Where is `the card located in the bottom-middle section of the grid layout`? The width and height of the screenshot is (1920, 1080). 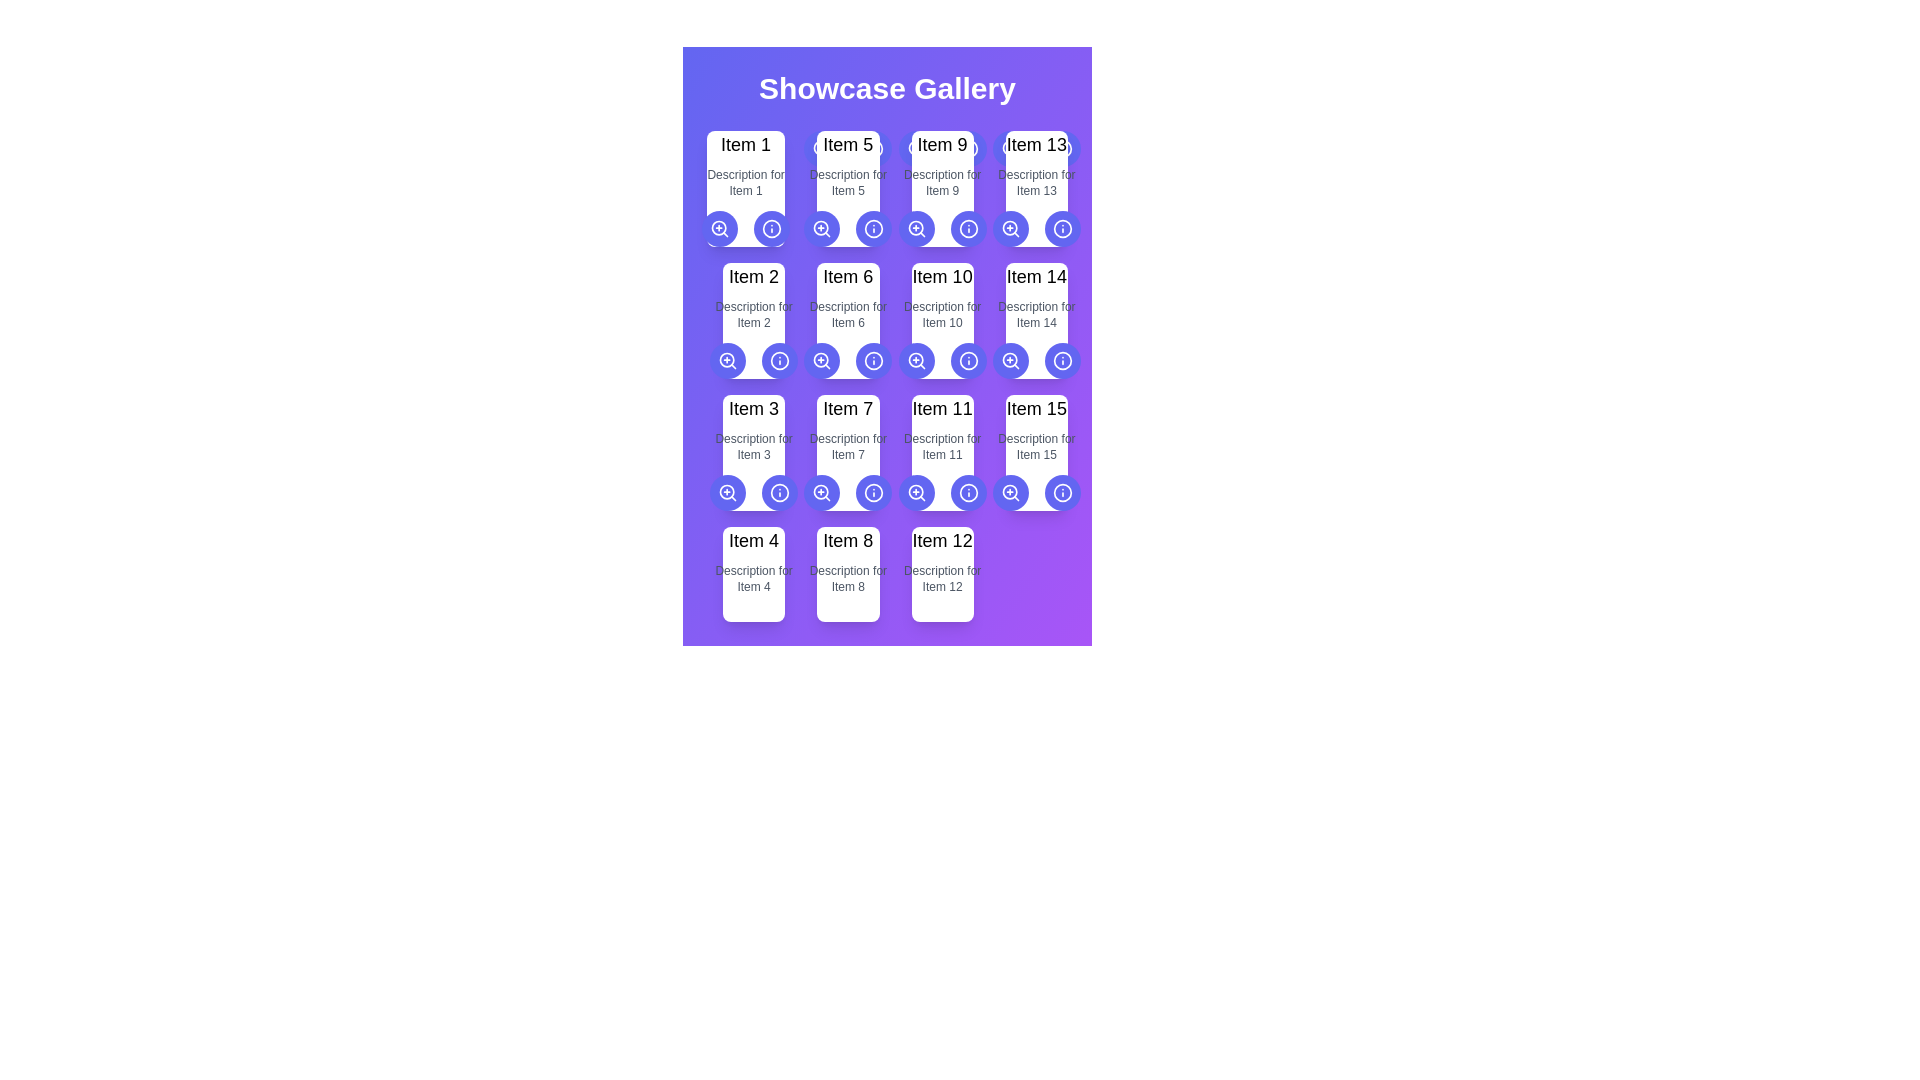
the card located in the bottom-middle section of the grid layout is located at coordinates (894, 376).